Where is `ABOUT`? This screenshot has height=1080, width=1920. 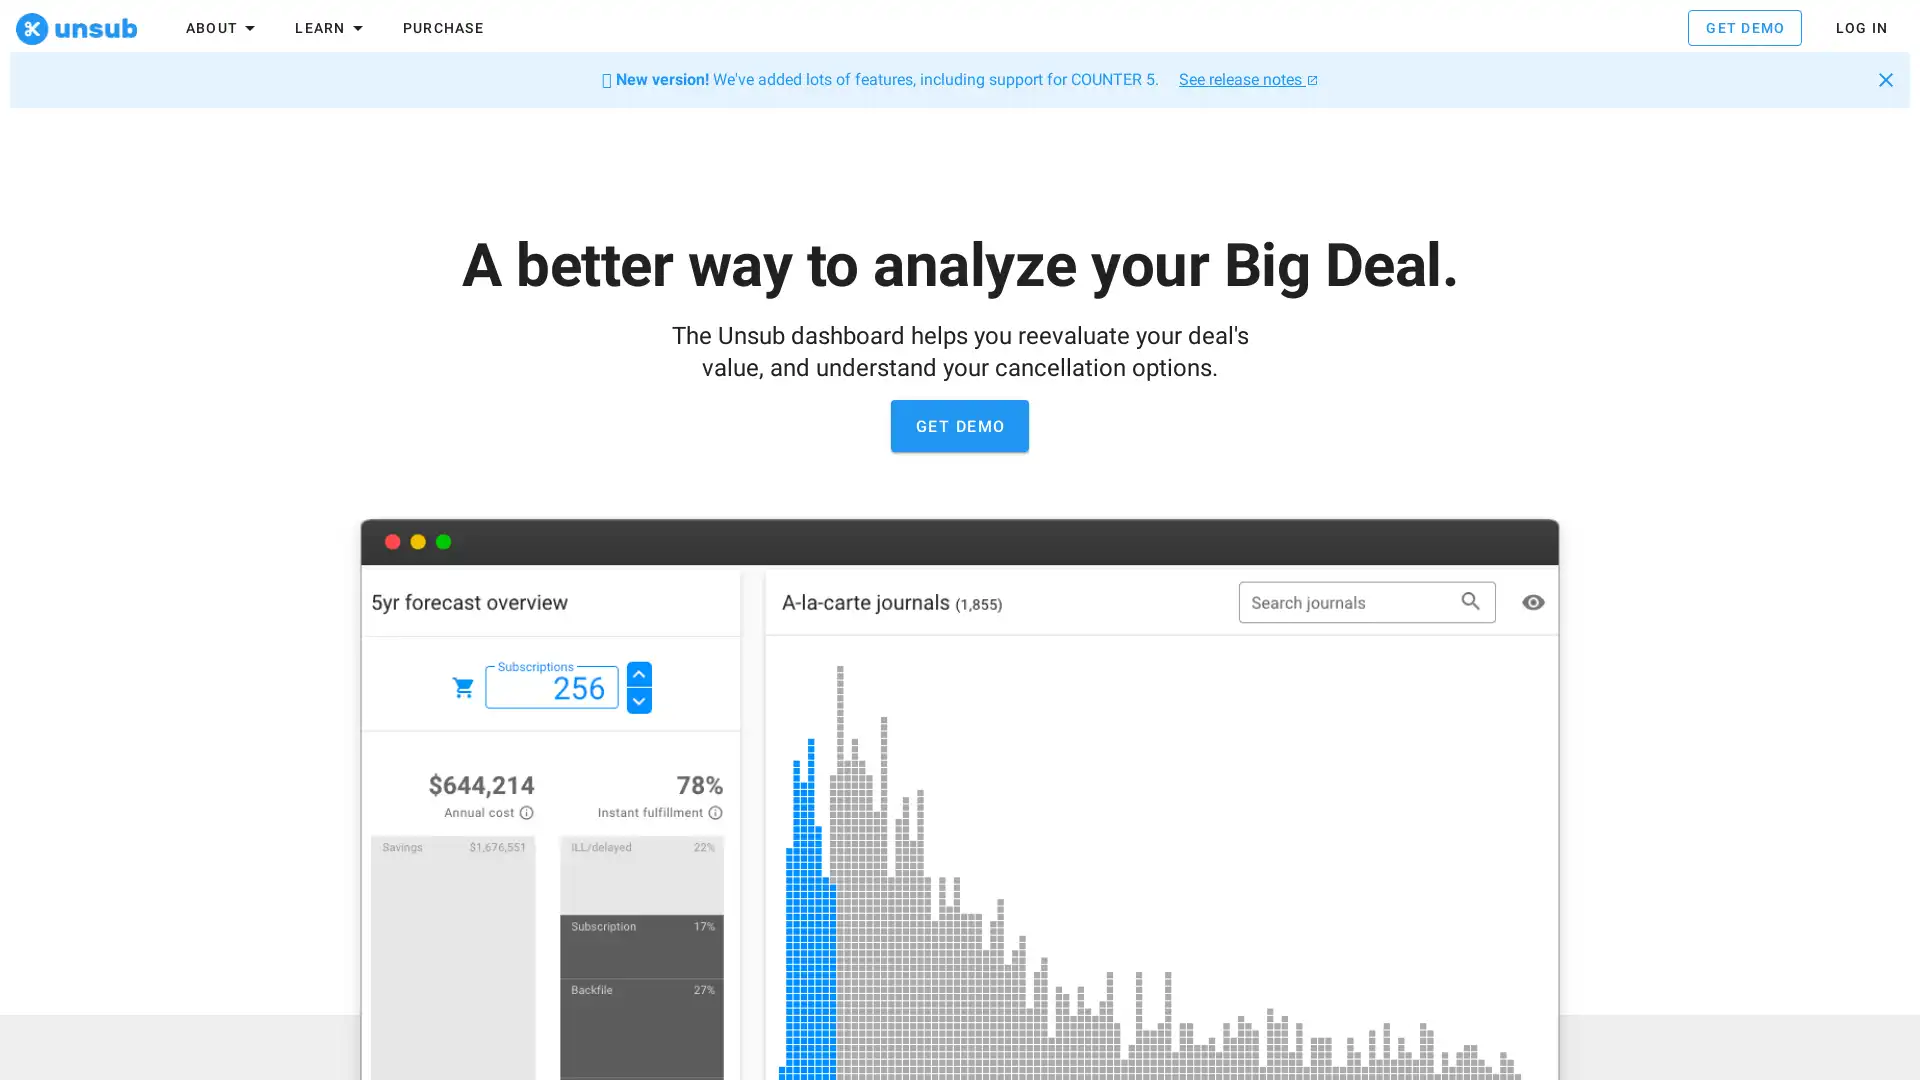
ABOUT is located at coordinates (222, 31).